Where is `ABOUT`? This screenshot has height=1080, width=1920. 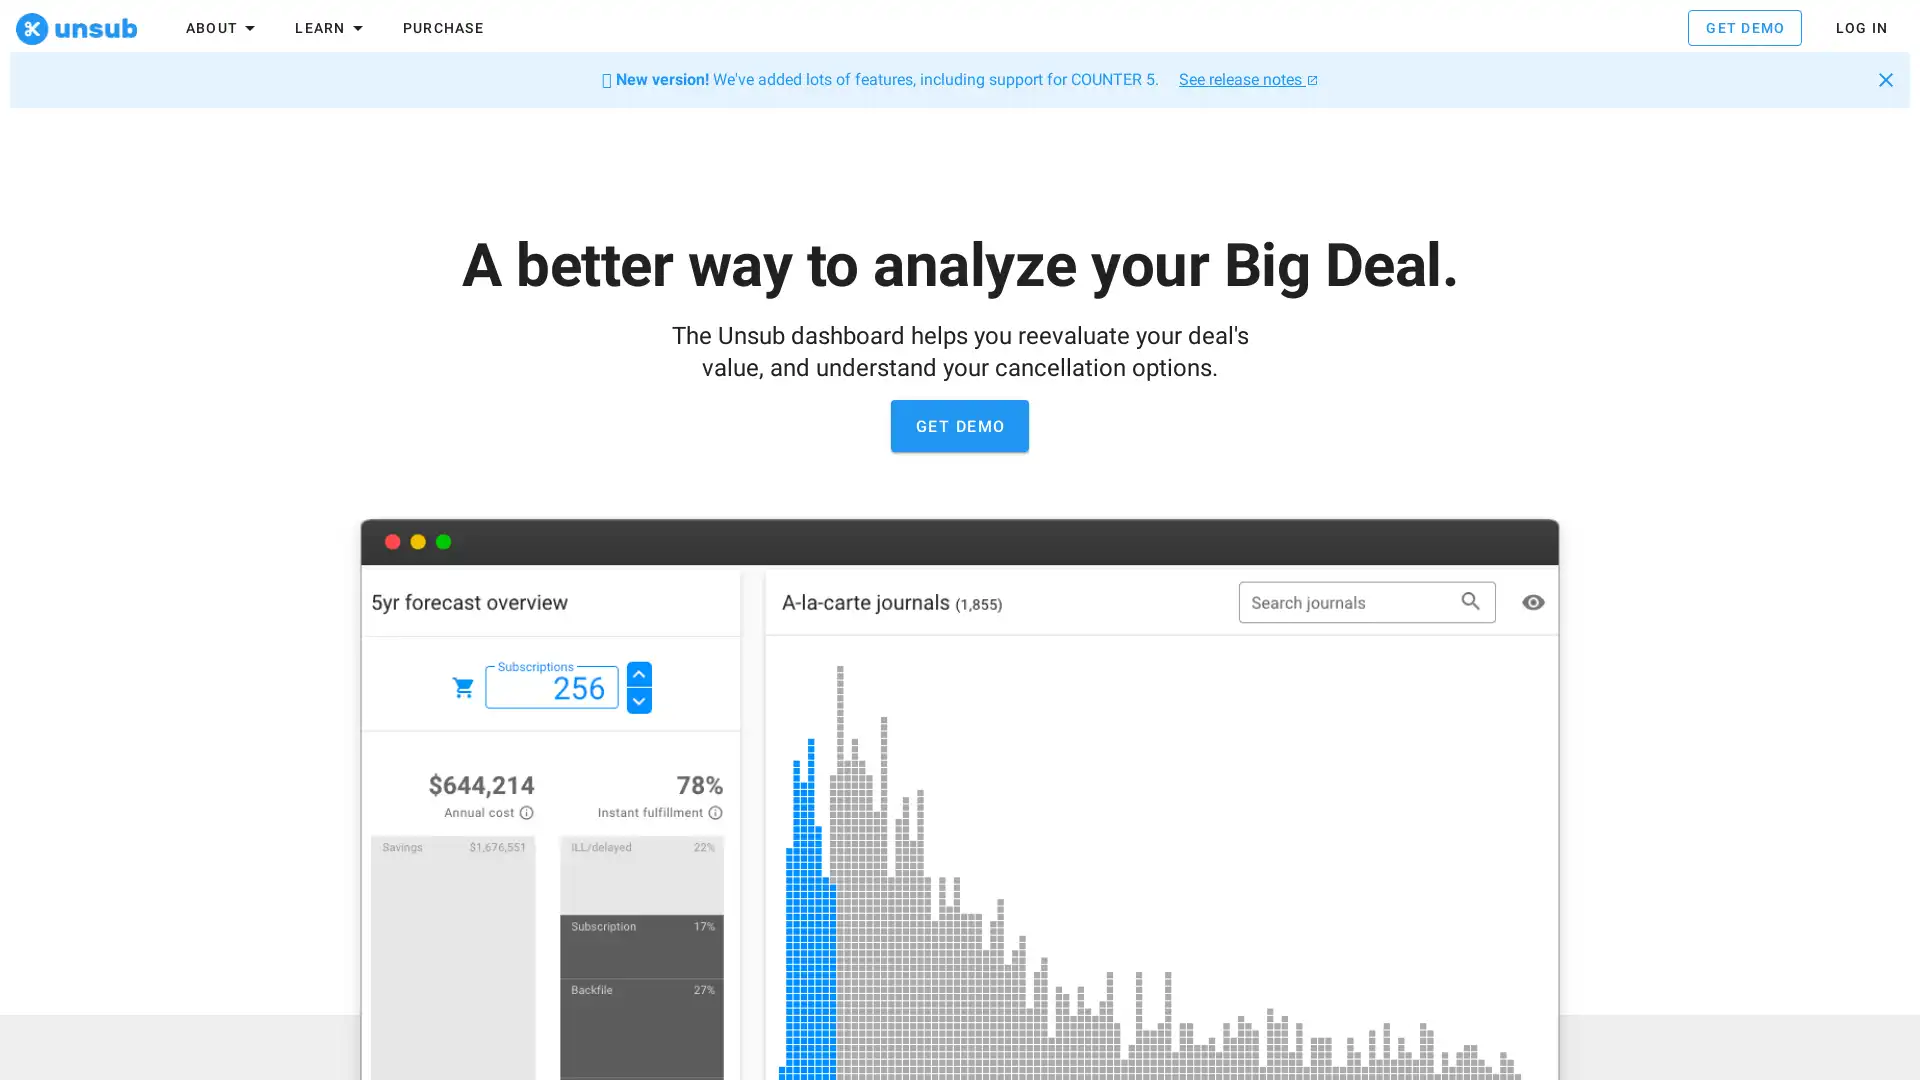
ABOUT is located at coordinates (222, 31).